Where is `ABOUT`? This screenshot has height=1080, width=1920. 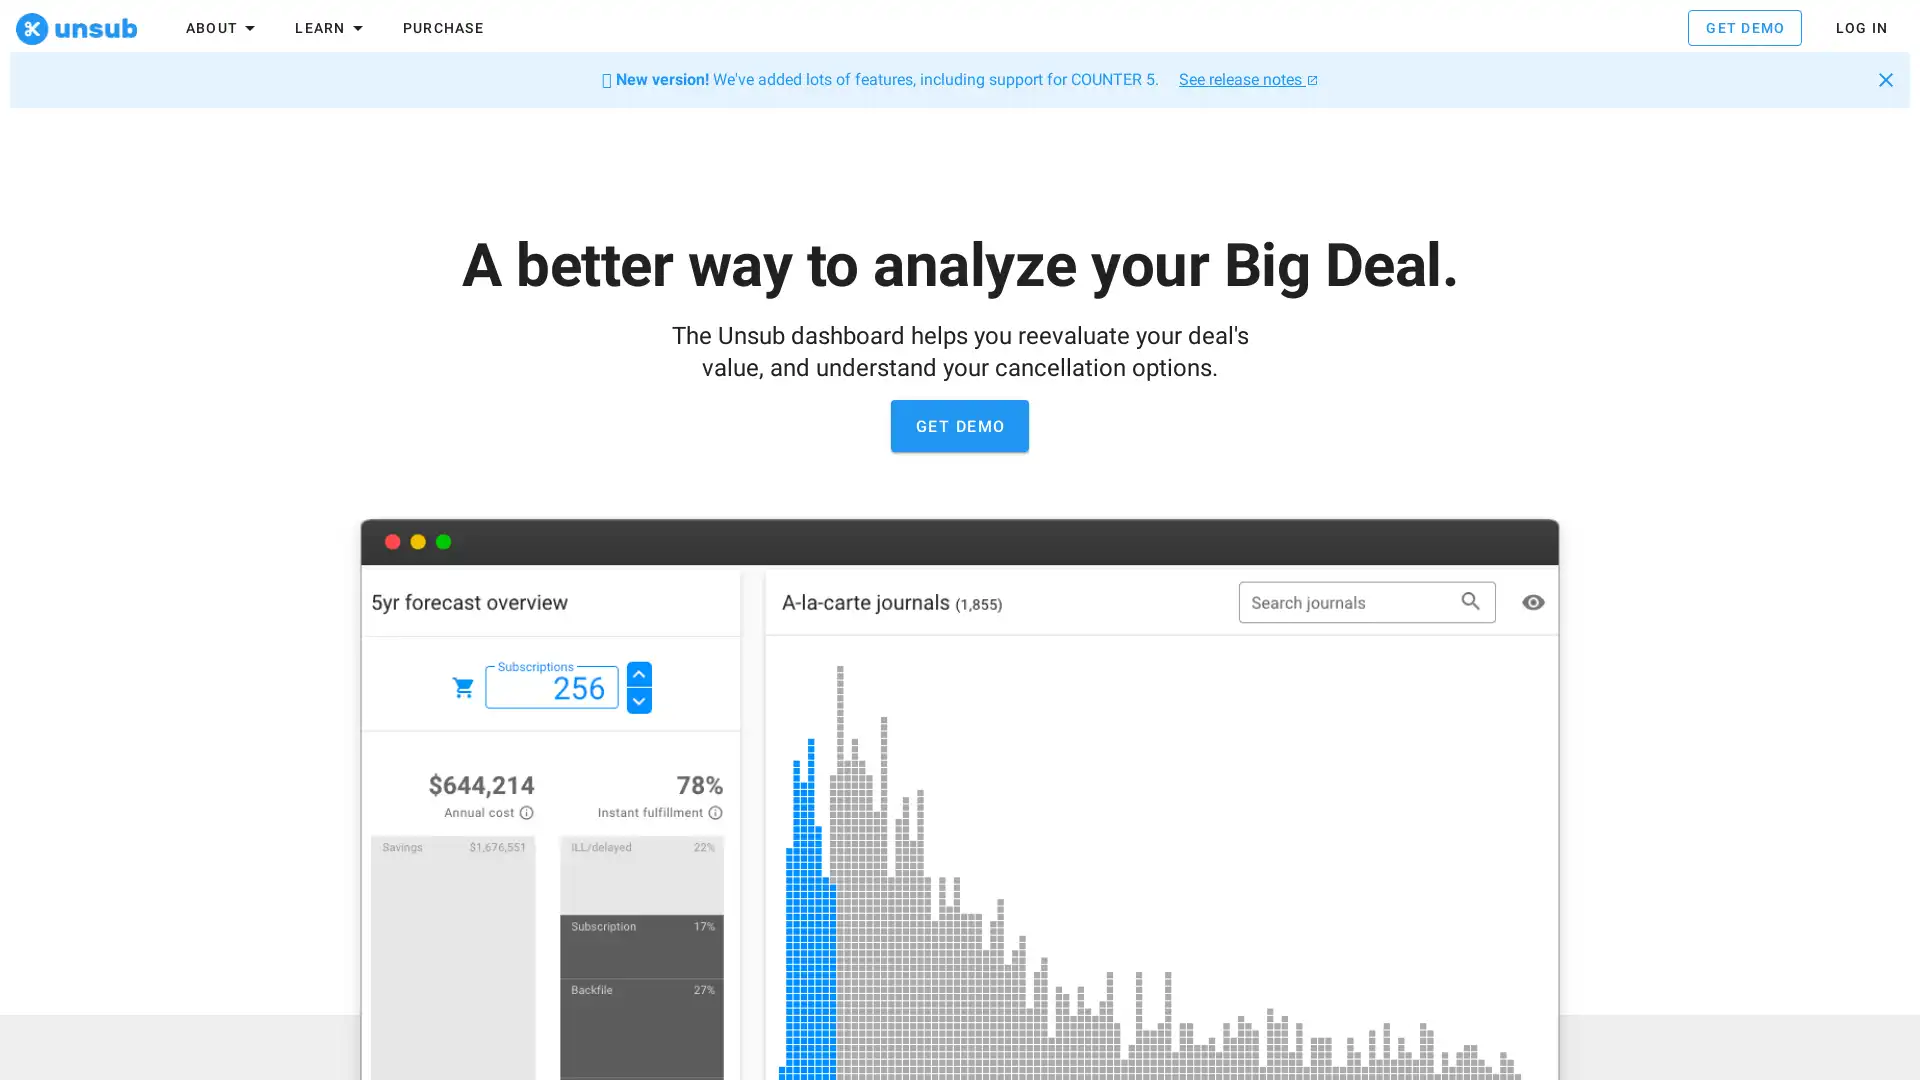
ABOUT is located at coordinates (222, 31).